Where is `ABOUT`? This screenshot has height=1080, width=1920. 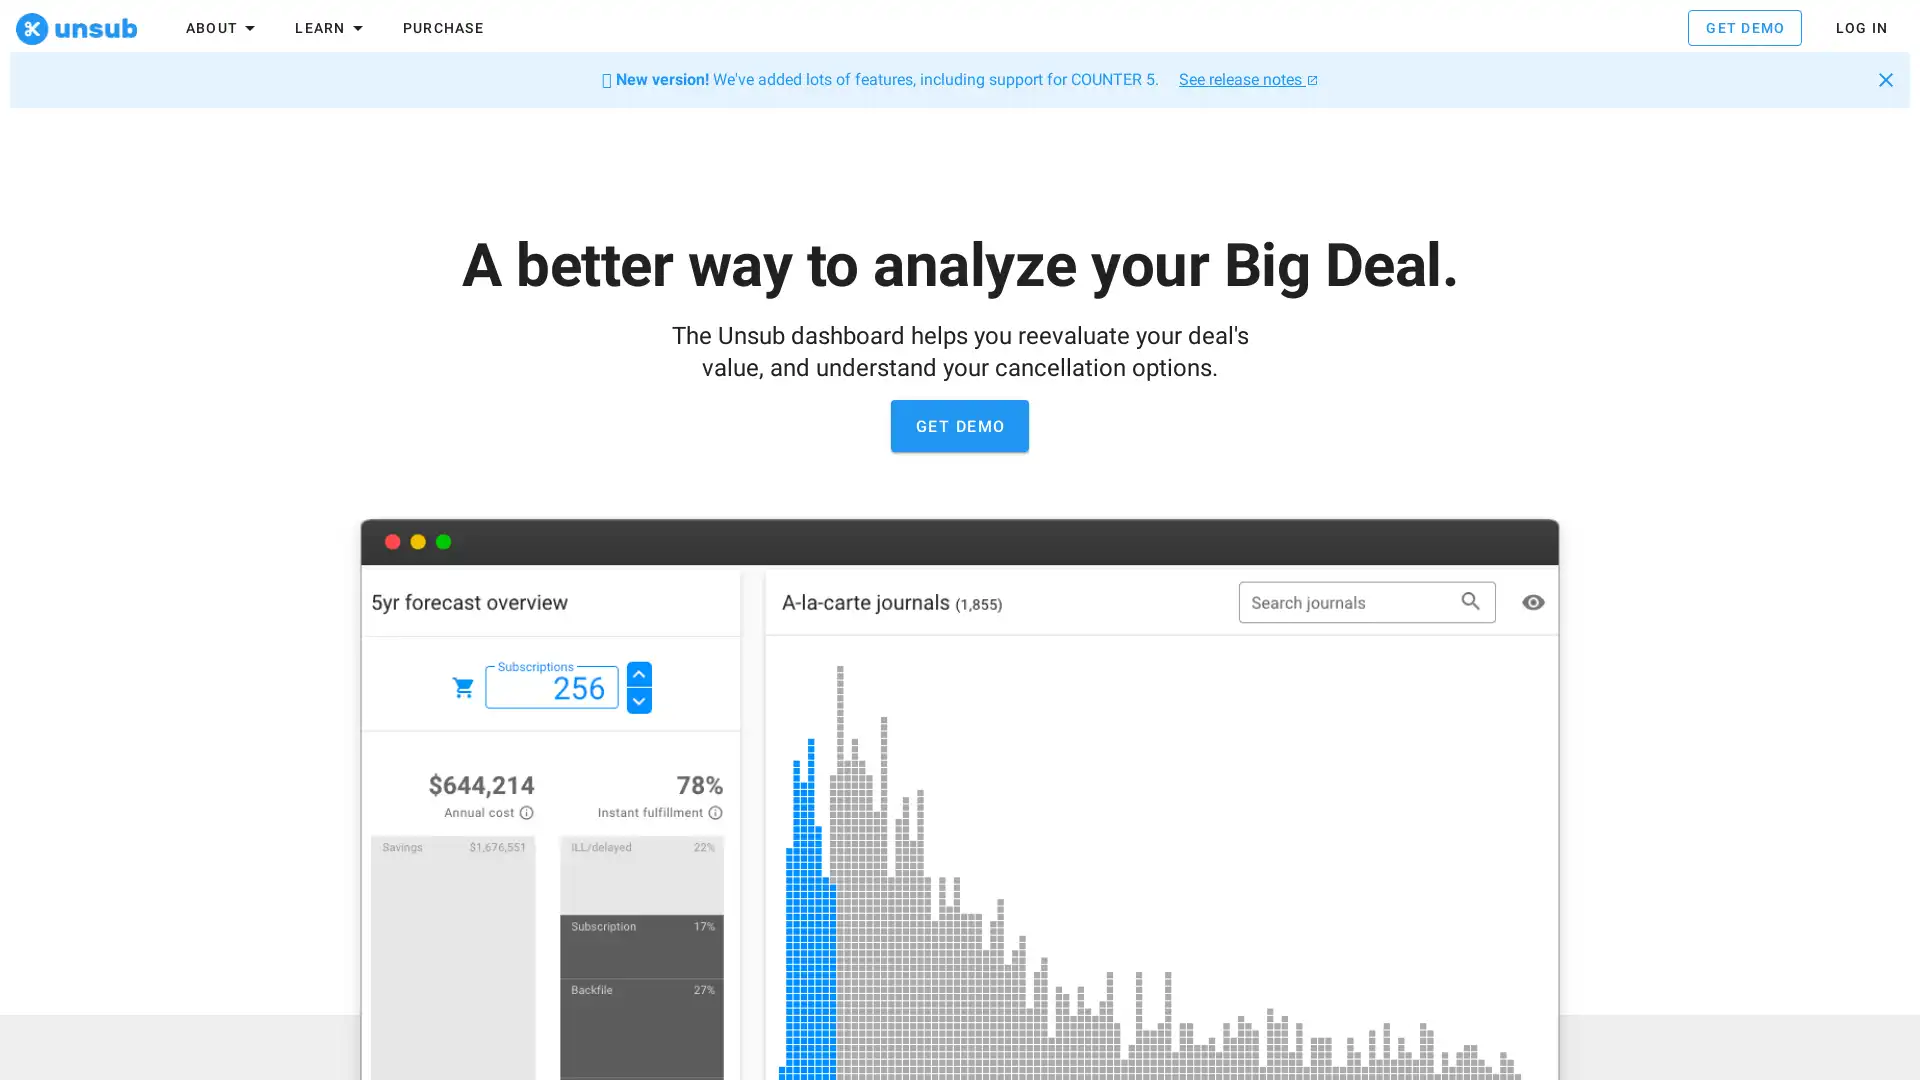
ABOUT is located at coordinates (222, 31).